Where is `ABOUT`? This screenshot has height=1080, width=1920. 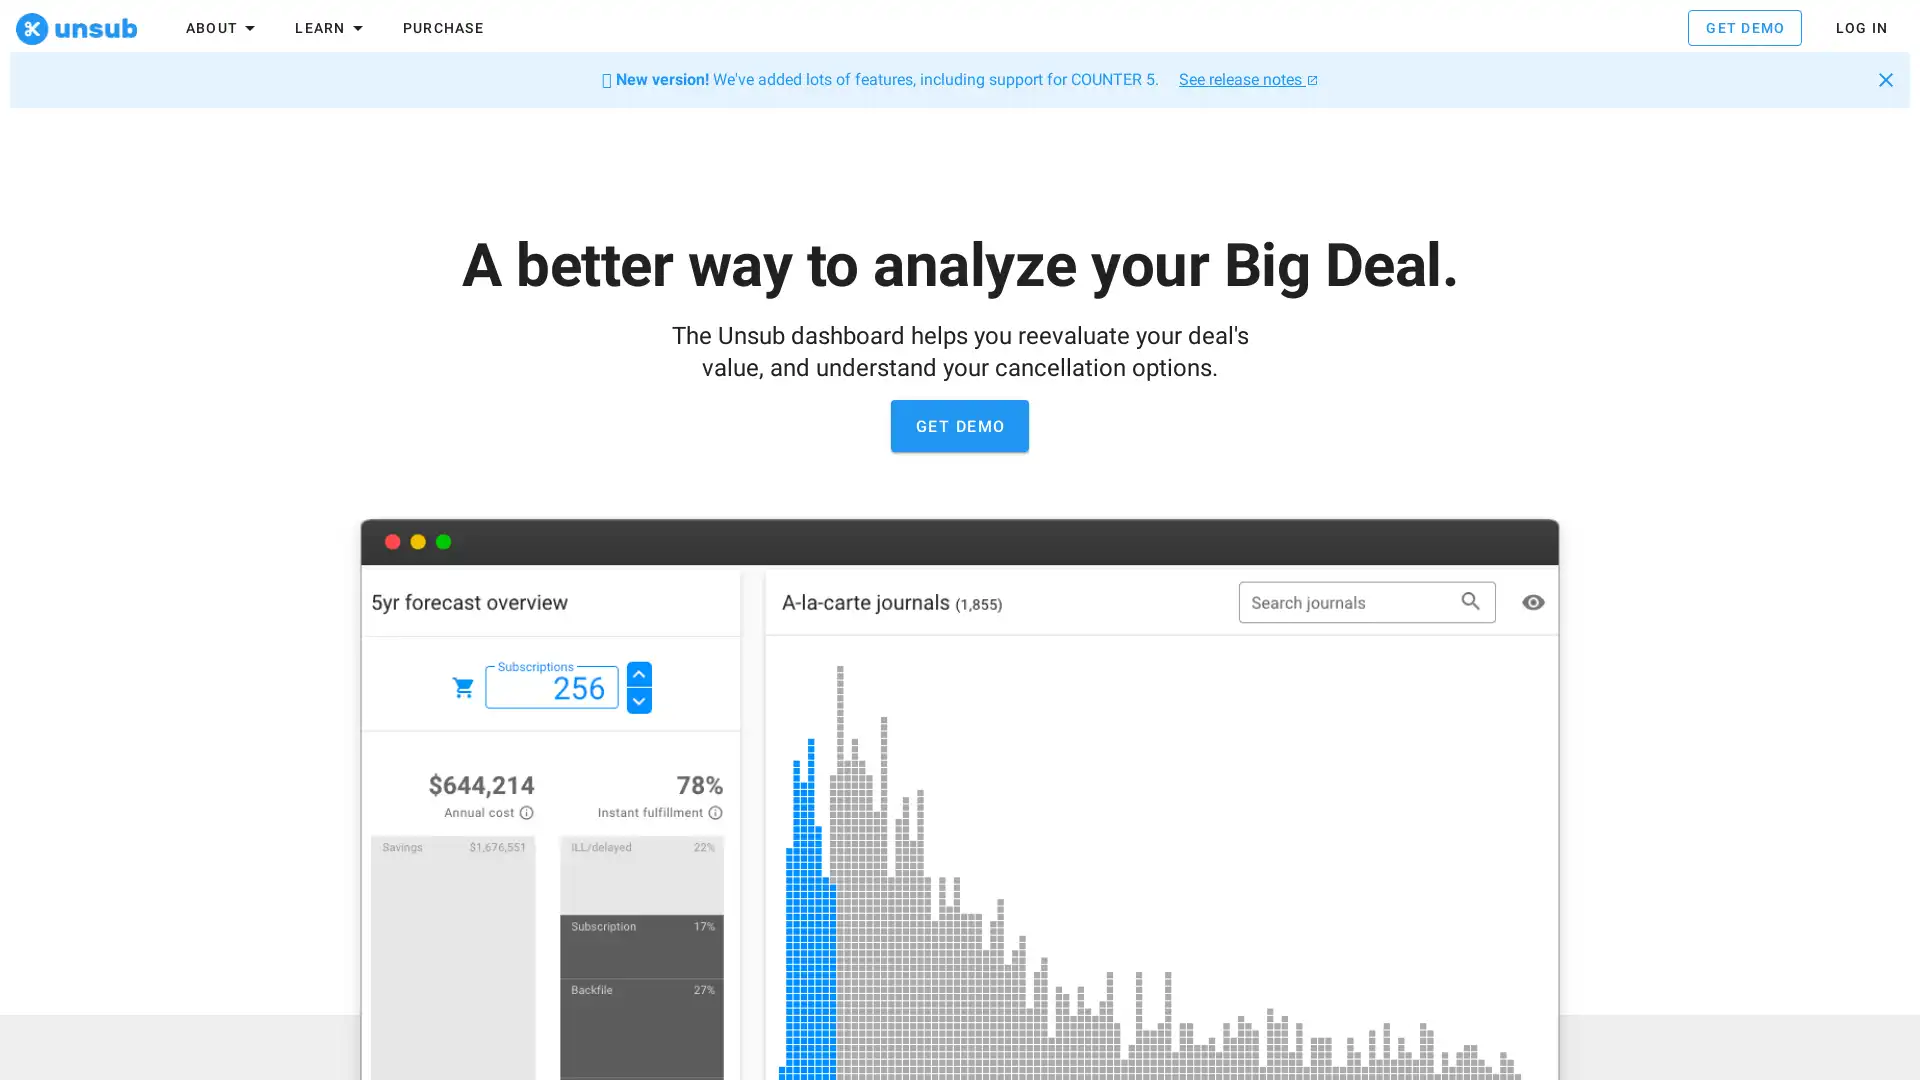
ABOUT is located at coordinates (222, 31).